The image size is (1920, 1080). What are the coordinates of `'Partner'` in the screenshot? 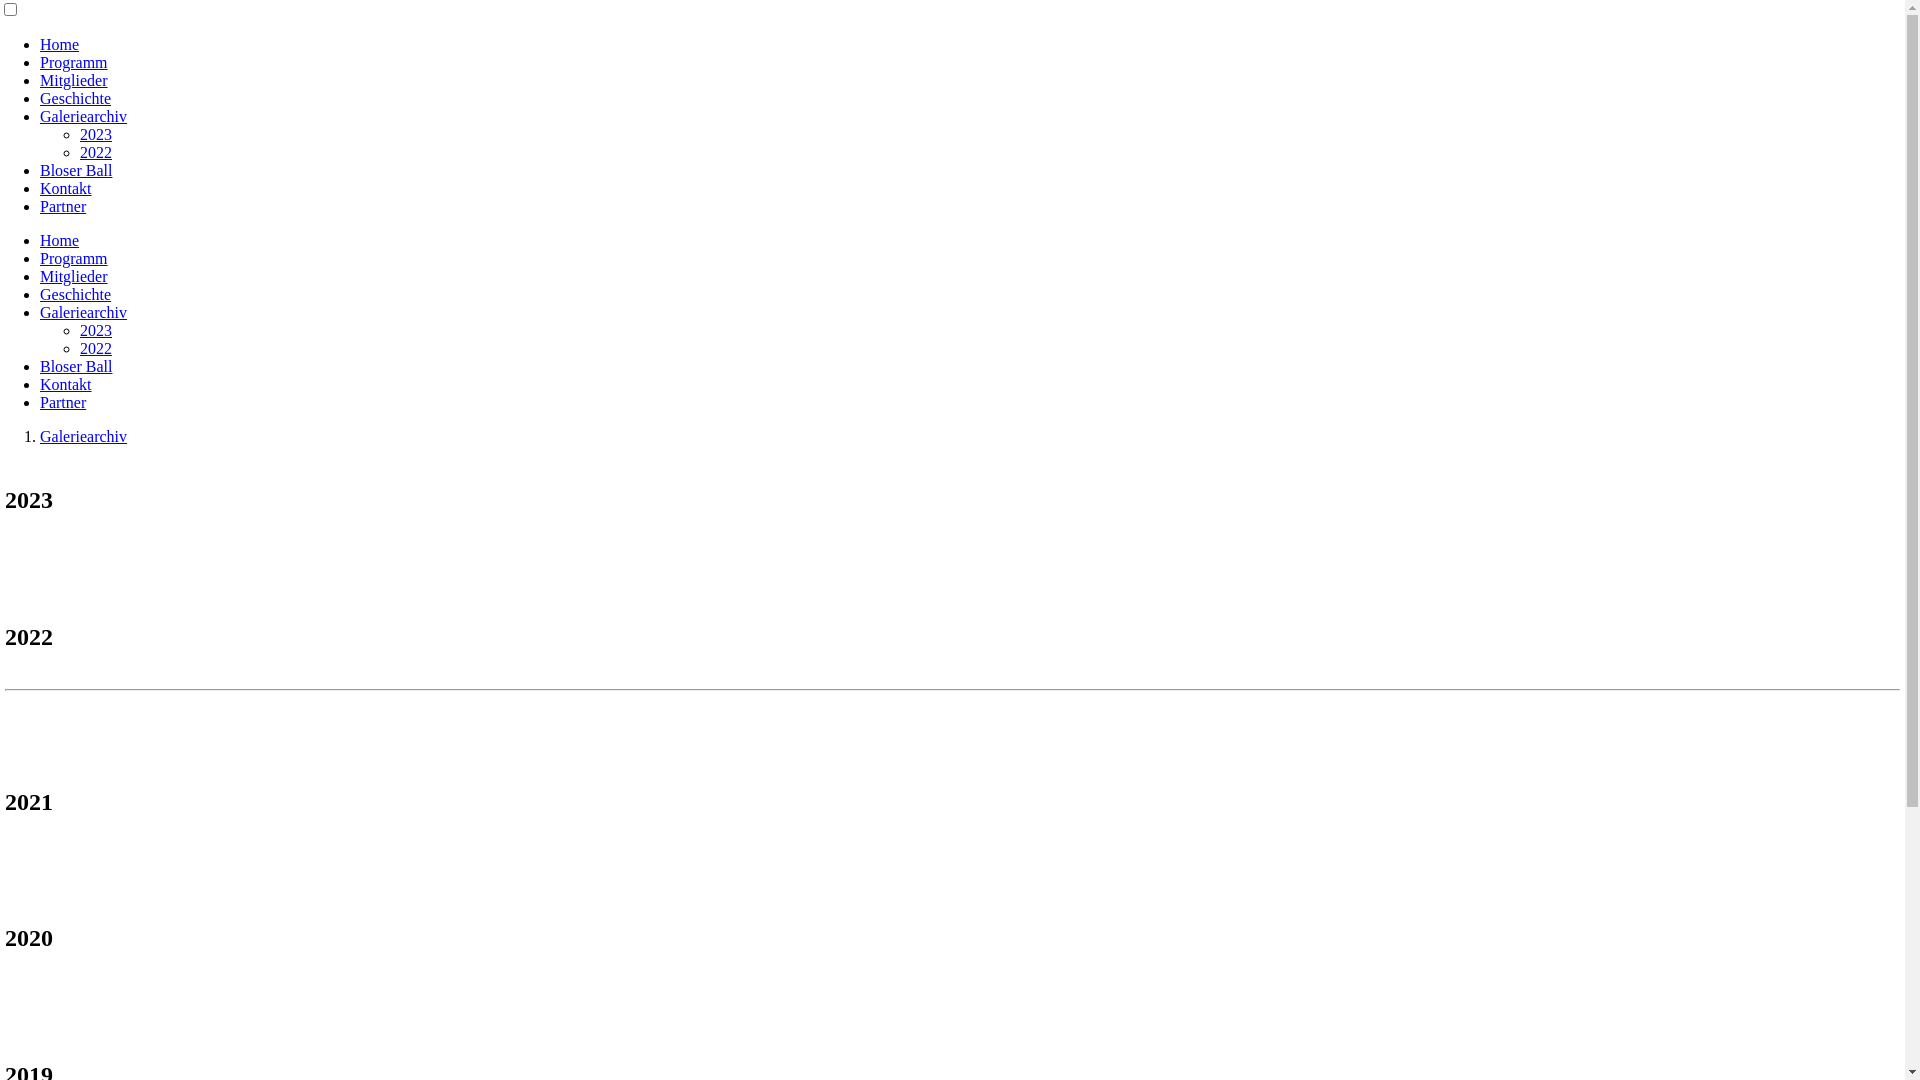 It's located at (39, 402).